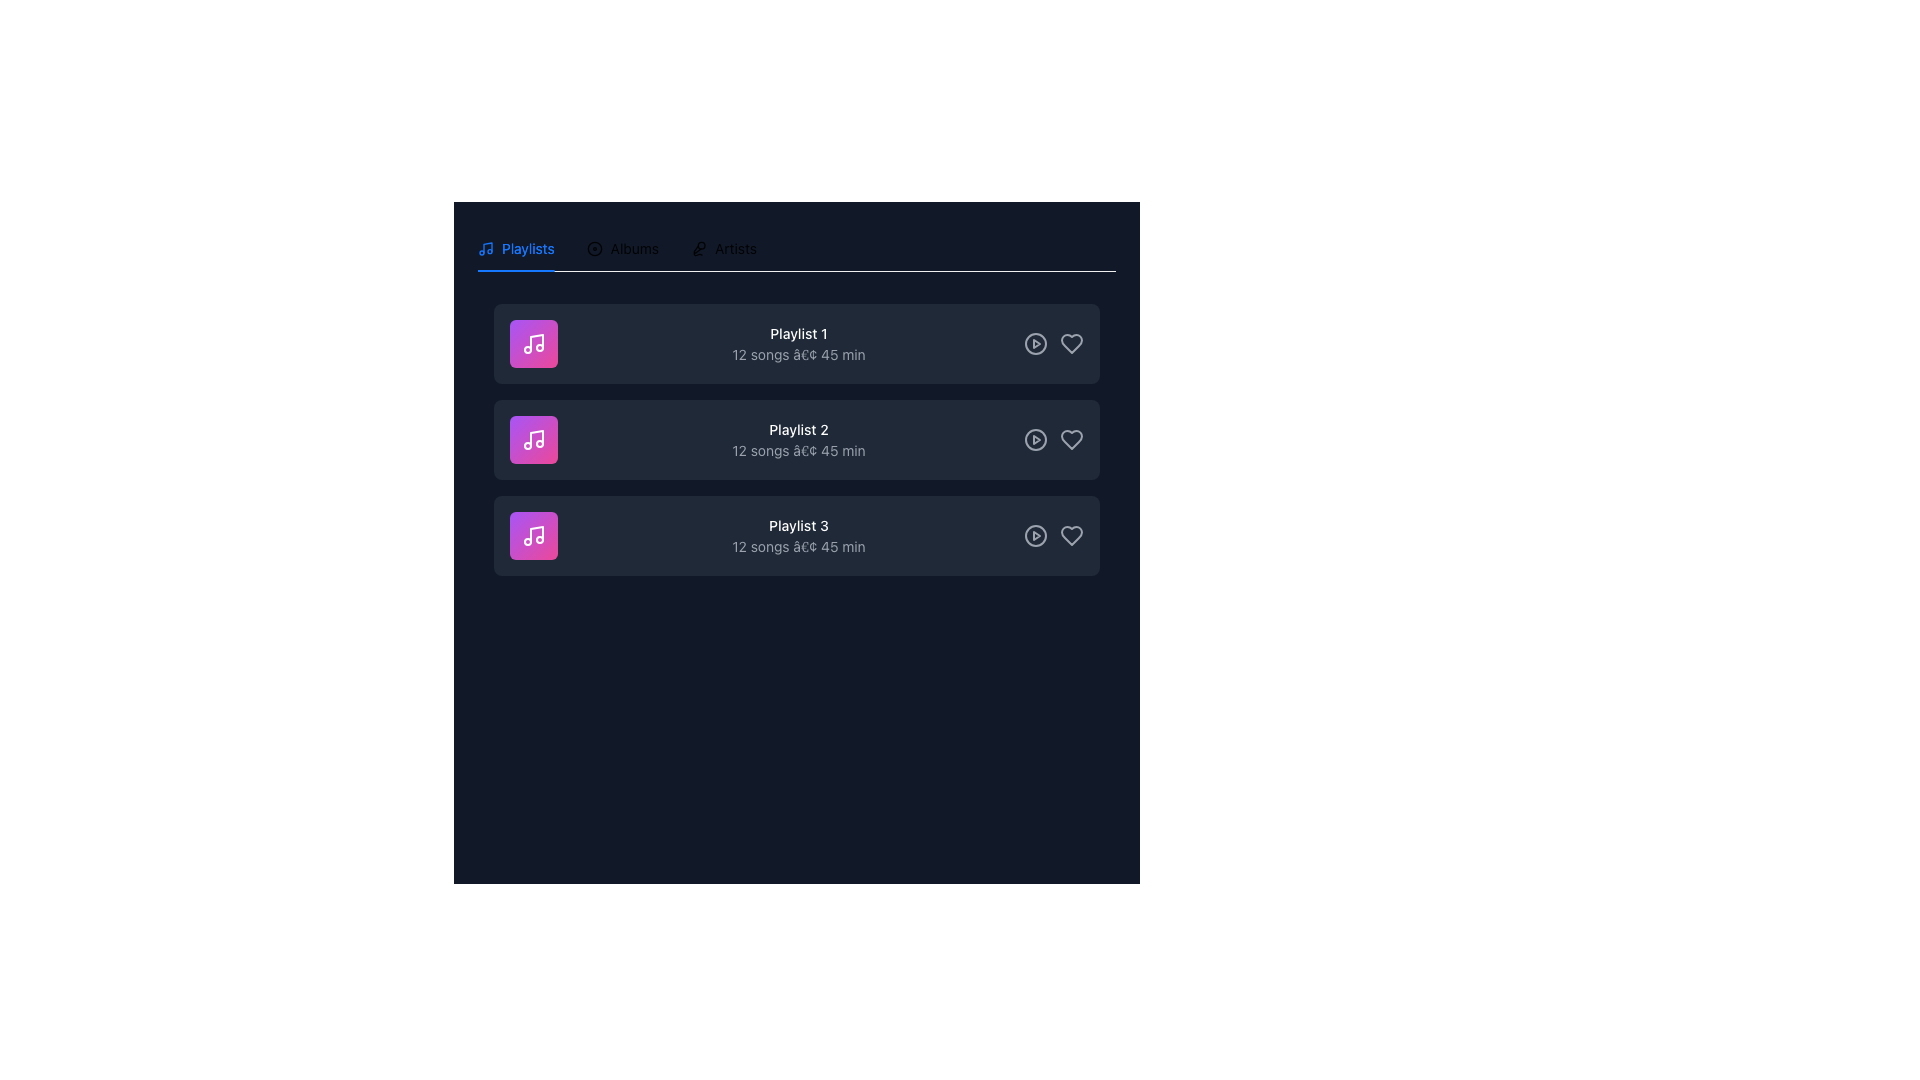 Image resolution: width=1920 pixels, height=1080 pixels. What do you see at coordinates (797, 451) in the screenshot?
I see `the text display element showing '12 songs • 45 min', which is positioned directly below 'Playlist 2' in a small, gray font within the playlist card` at bounding box center [797, 451].